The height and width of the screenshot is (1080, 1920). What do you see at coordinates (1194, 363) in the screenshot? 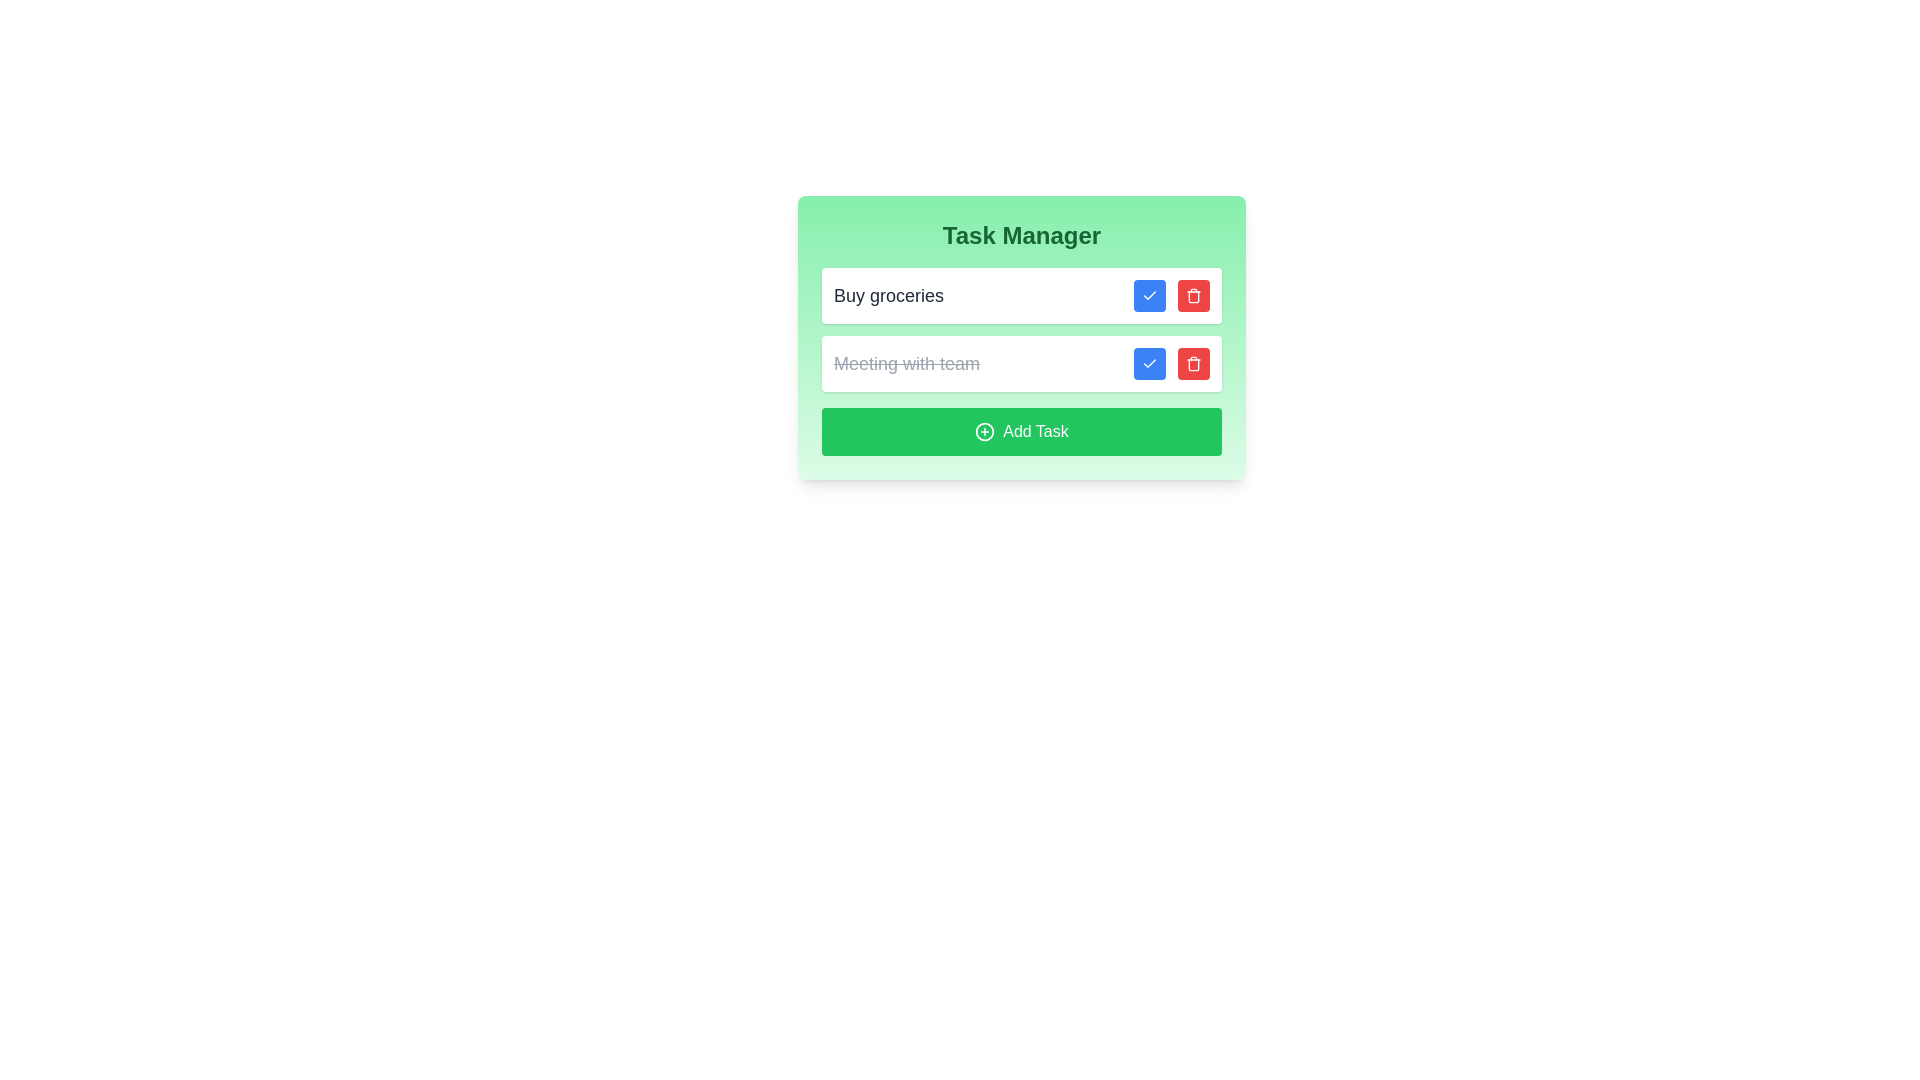
I see `the red trashcan-shaped icon within the clickable button` at bounding box center [1194, 363].